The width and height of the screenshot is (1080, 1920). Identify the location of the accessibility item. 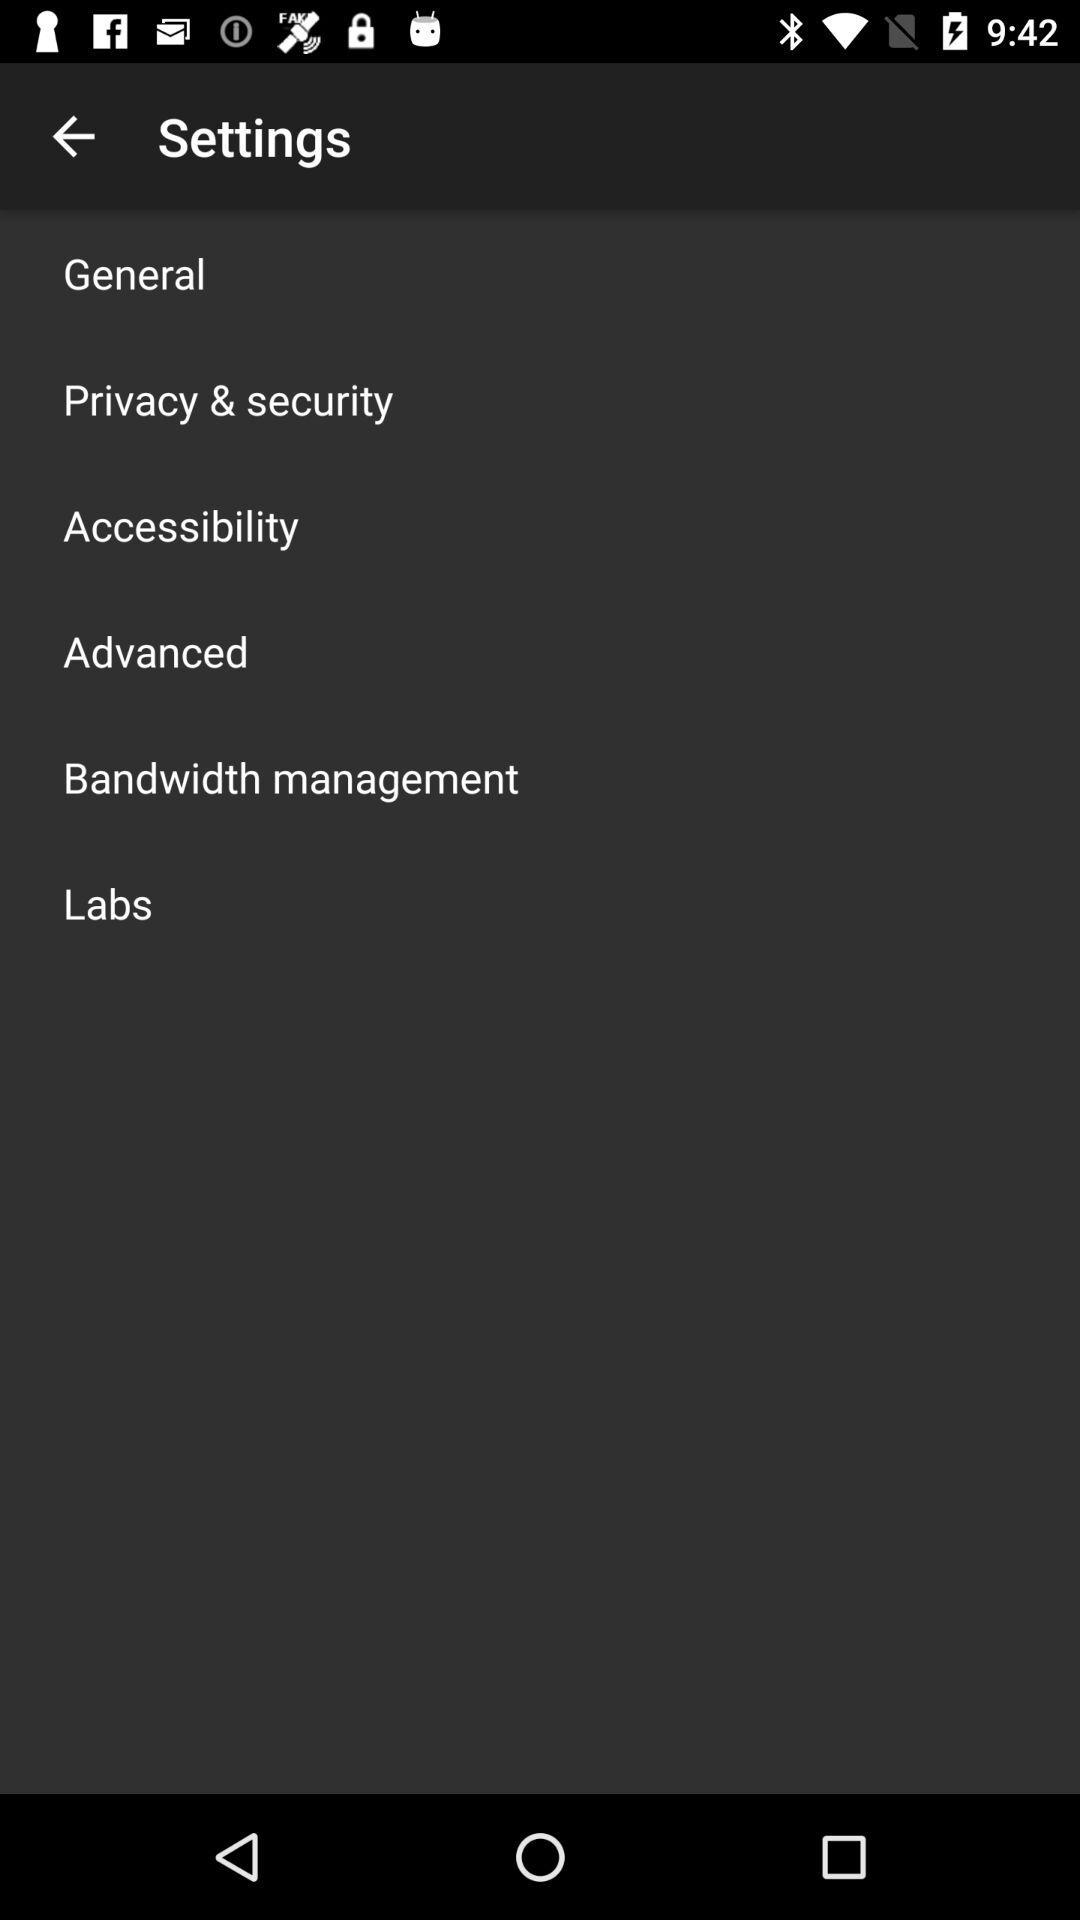
(181, 524).